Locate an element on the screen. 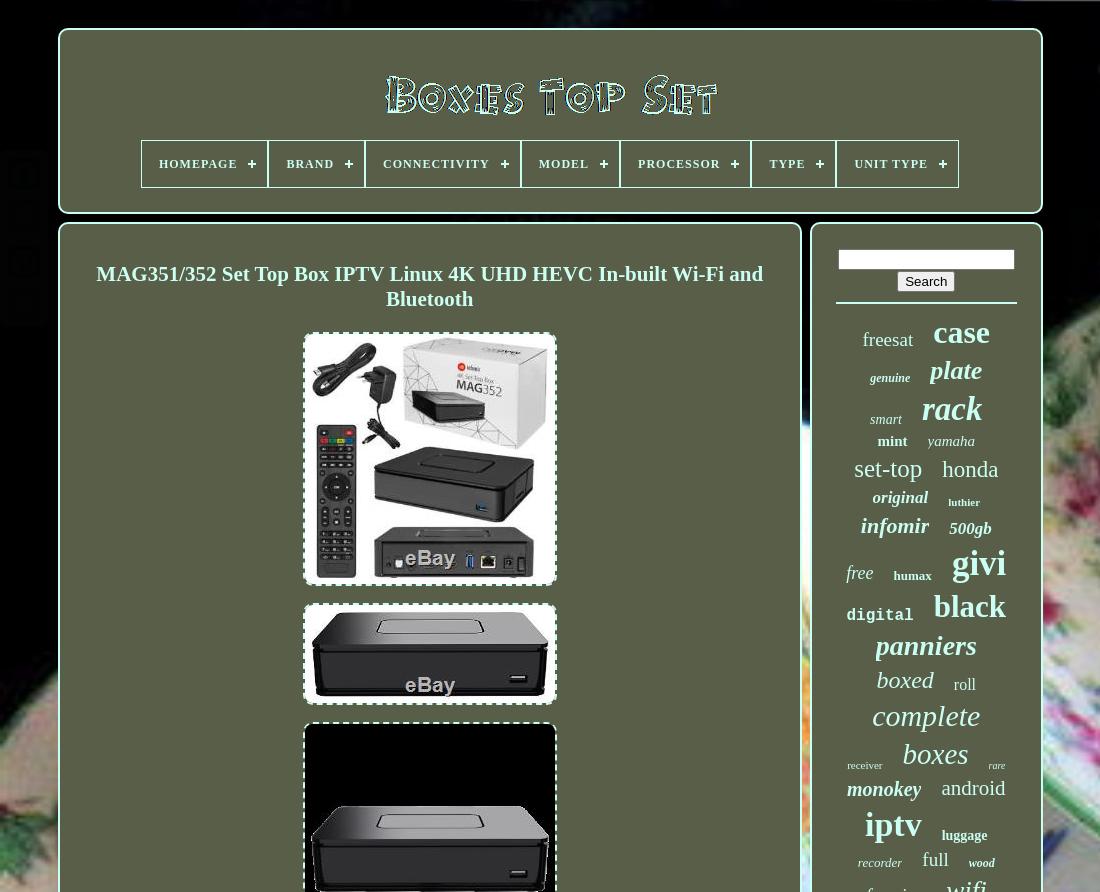 This screenshot has width=1100, height=892. 'recorder' is located at coordinates (878, 861).